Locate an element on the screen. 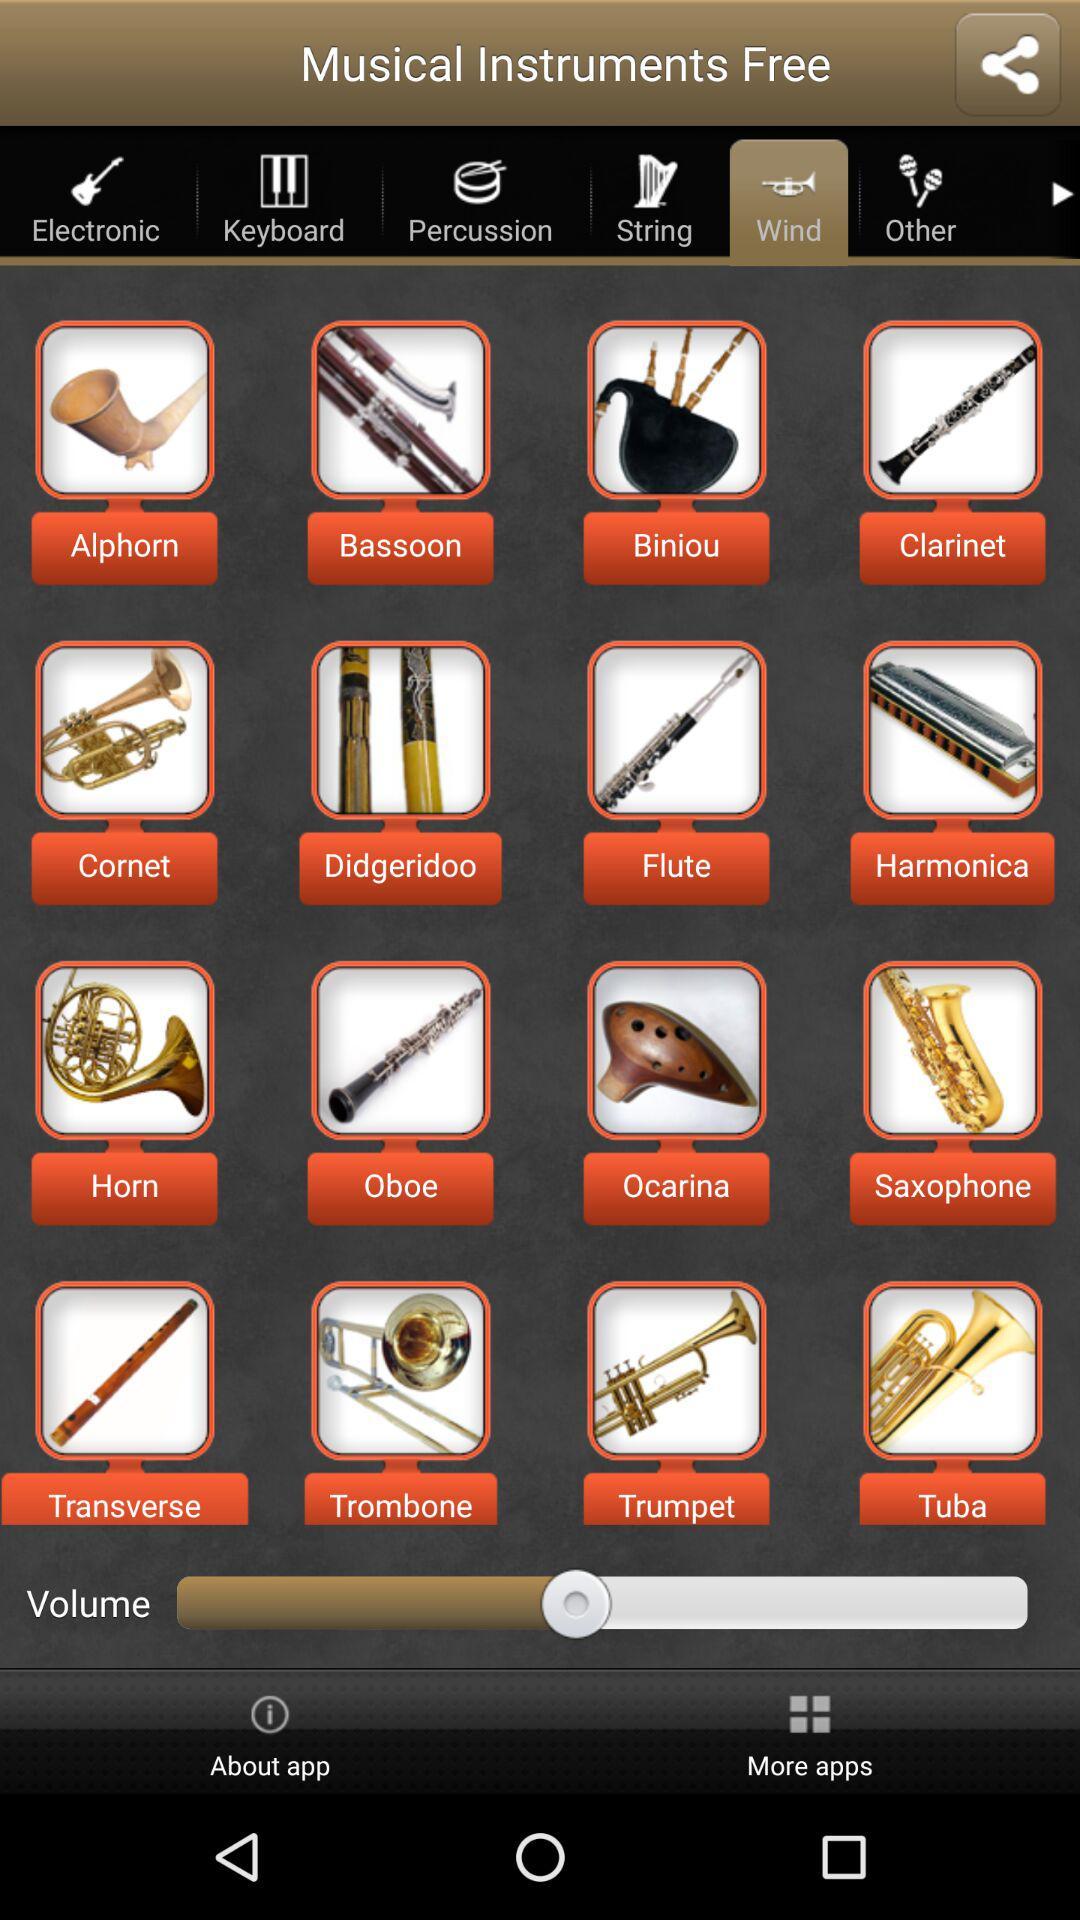  click the ocarina option is located at coordinates (675, 1049).